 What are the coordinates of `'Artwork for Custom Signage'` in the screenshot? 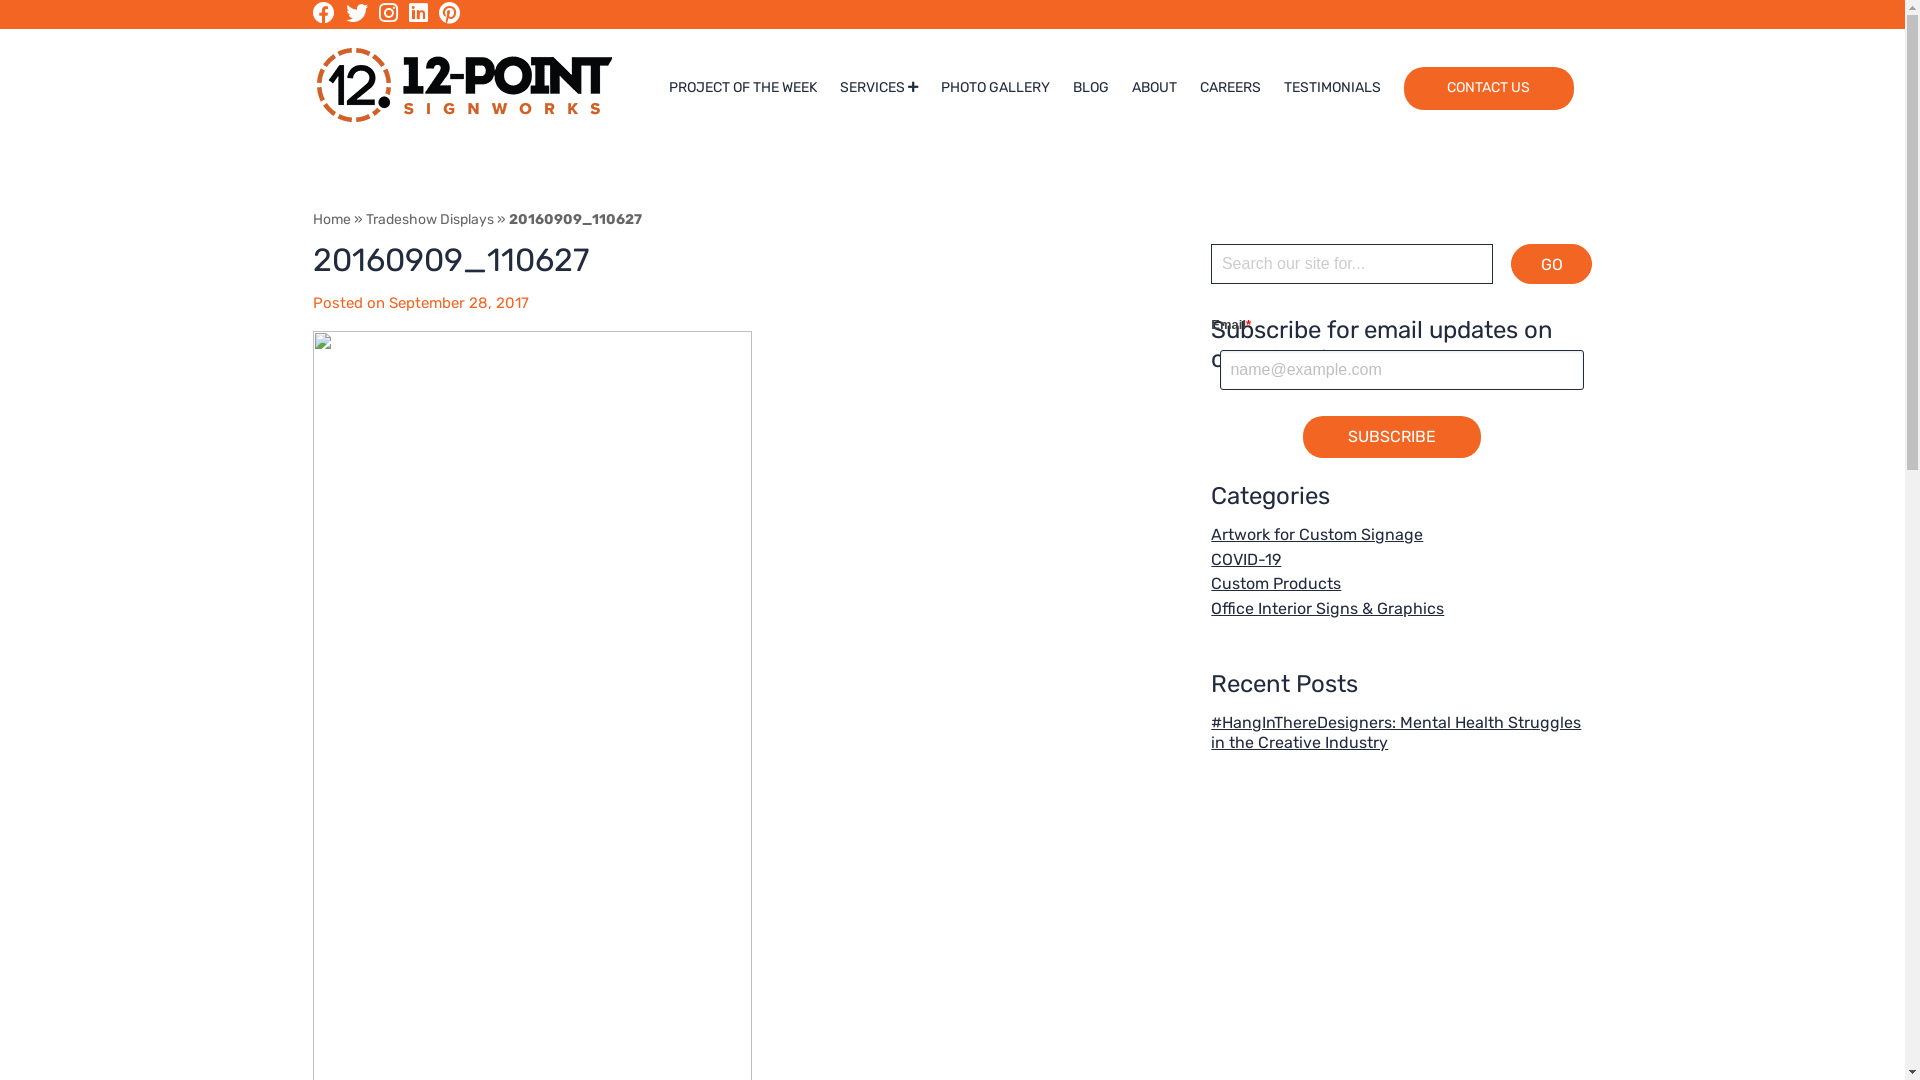 It's located at (1316, 533).